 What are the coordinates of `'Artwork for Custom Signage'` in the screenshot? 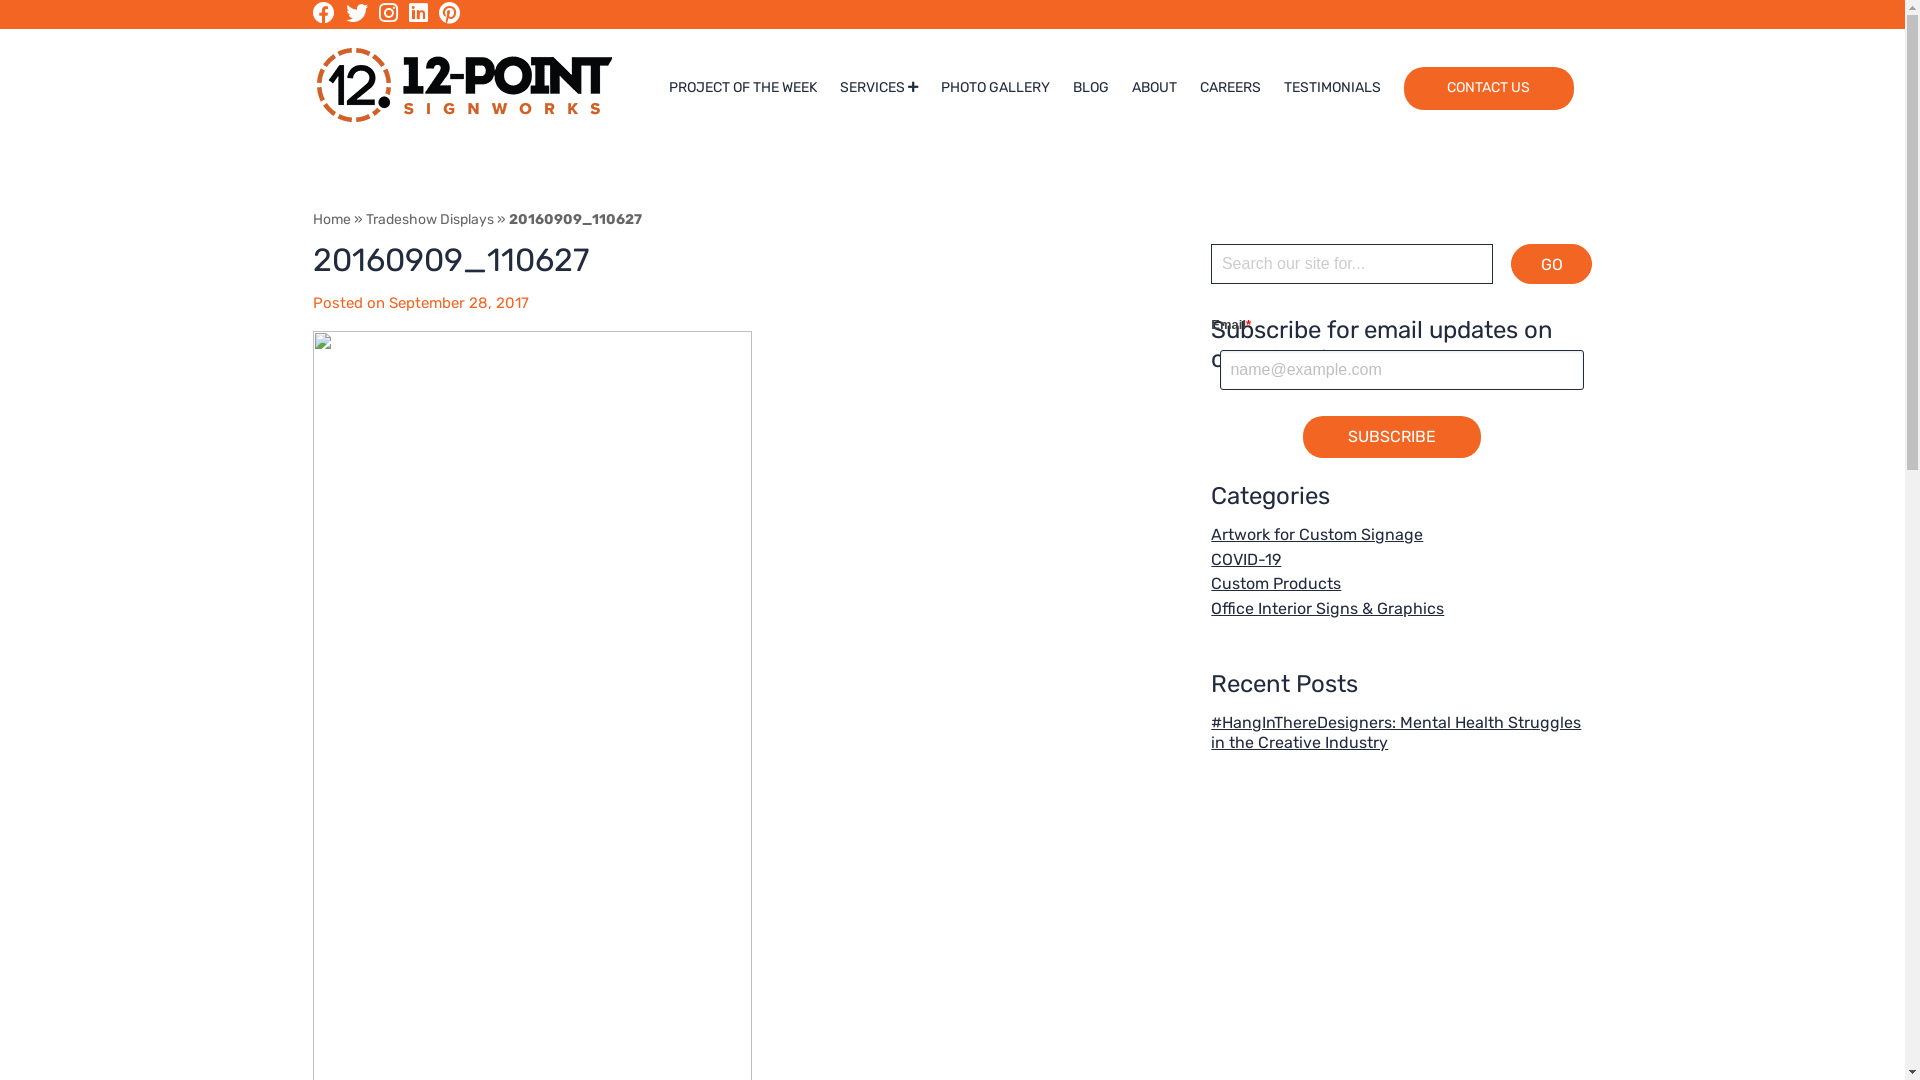 It's located at (1316, 533).